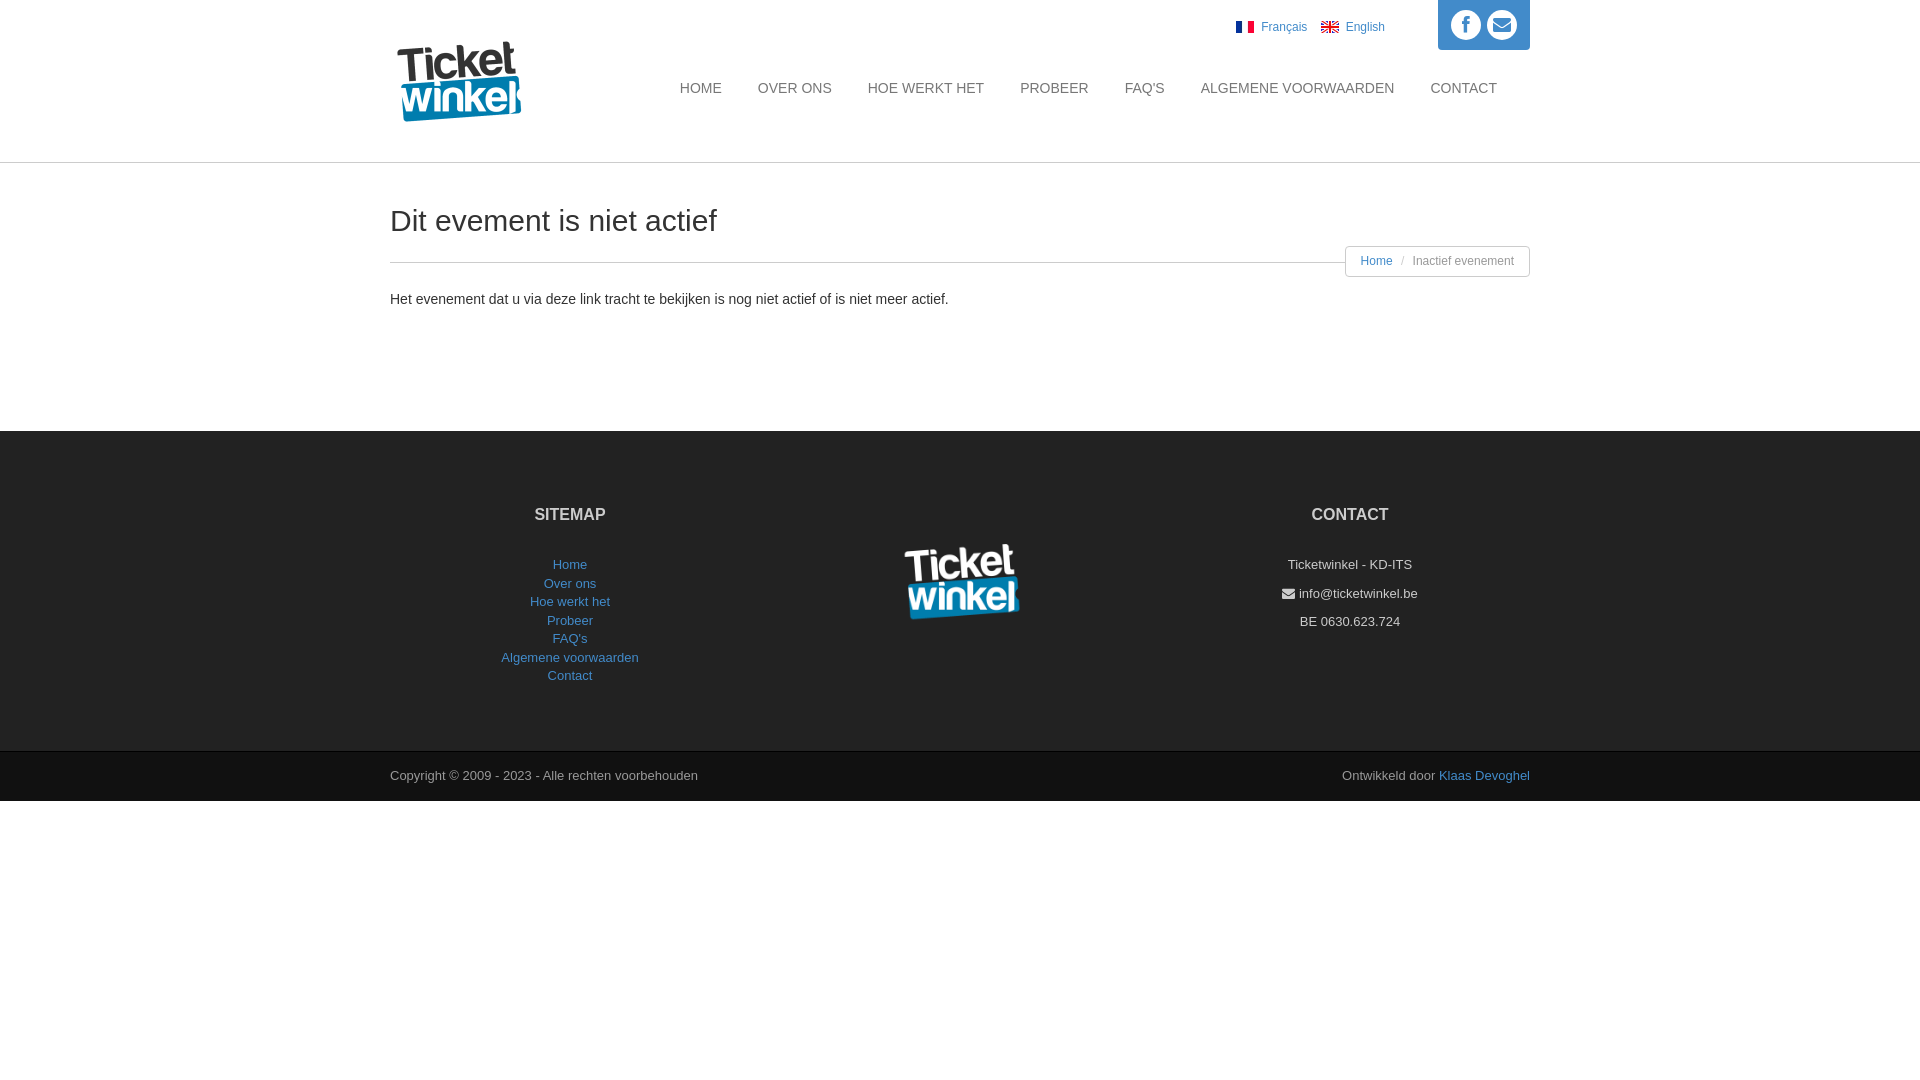  What do you see at coordinates (569, 675) in the screenshot?
I see `'Contact'` at bounding box center [569, 675].